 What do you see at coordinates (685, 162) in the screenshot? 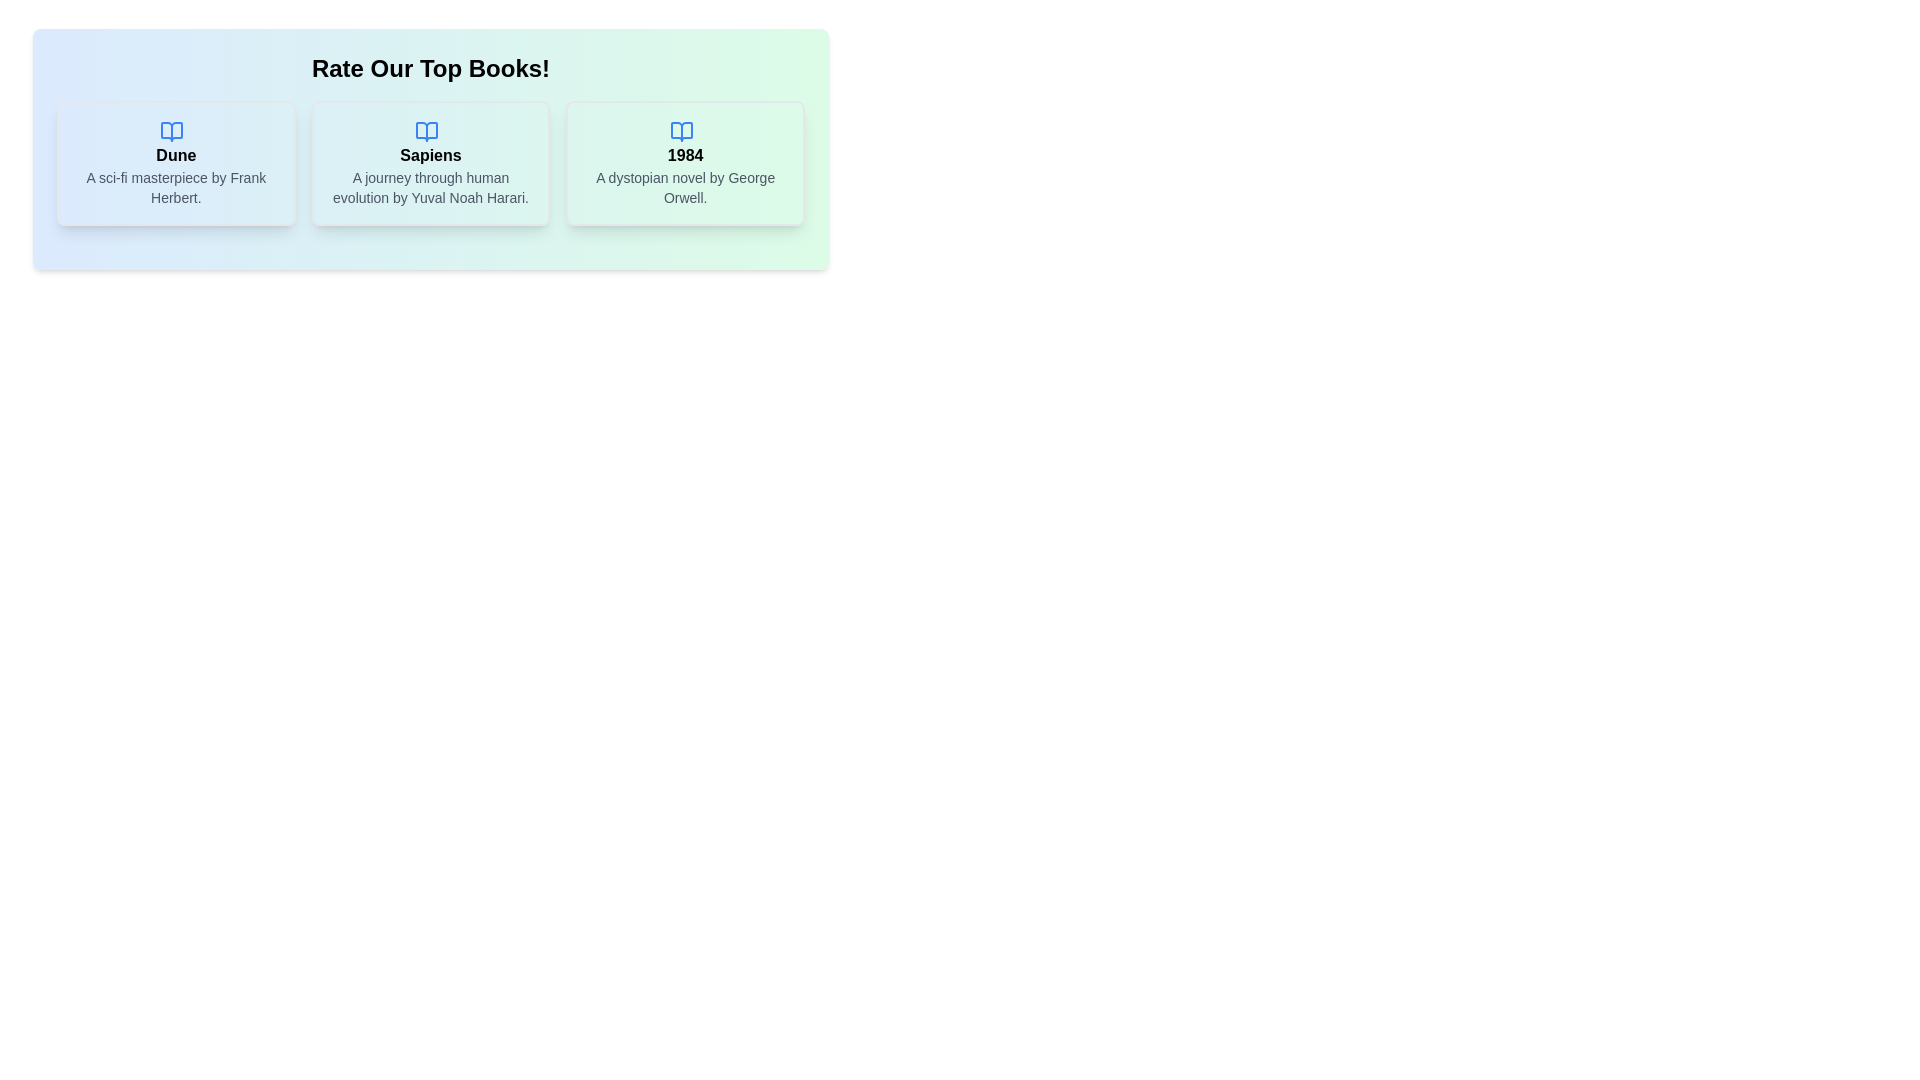
I see `to select the card titled '1984', which is the third card in the grid below the header 'Rate Our Top Books!'` at bounding box center [685, 162].